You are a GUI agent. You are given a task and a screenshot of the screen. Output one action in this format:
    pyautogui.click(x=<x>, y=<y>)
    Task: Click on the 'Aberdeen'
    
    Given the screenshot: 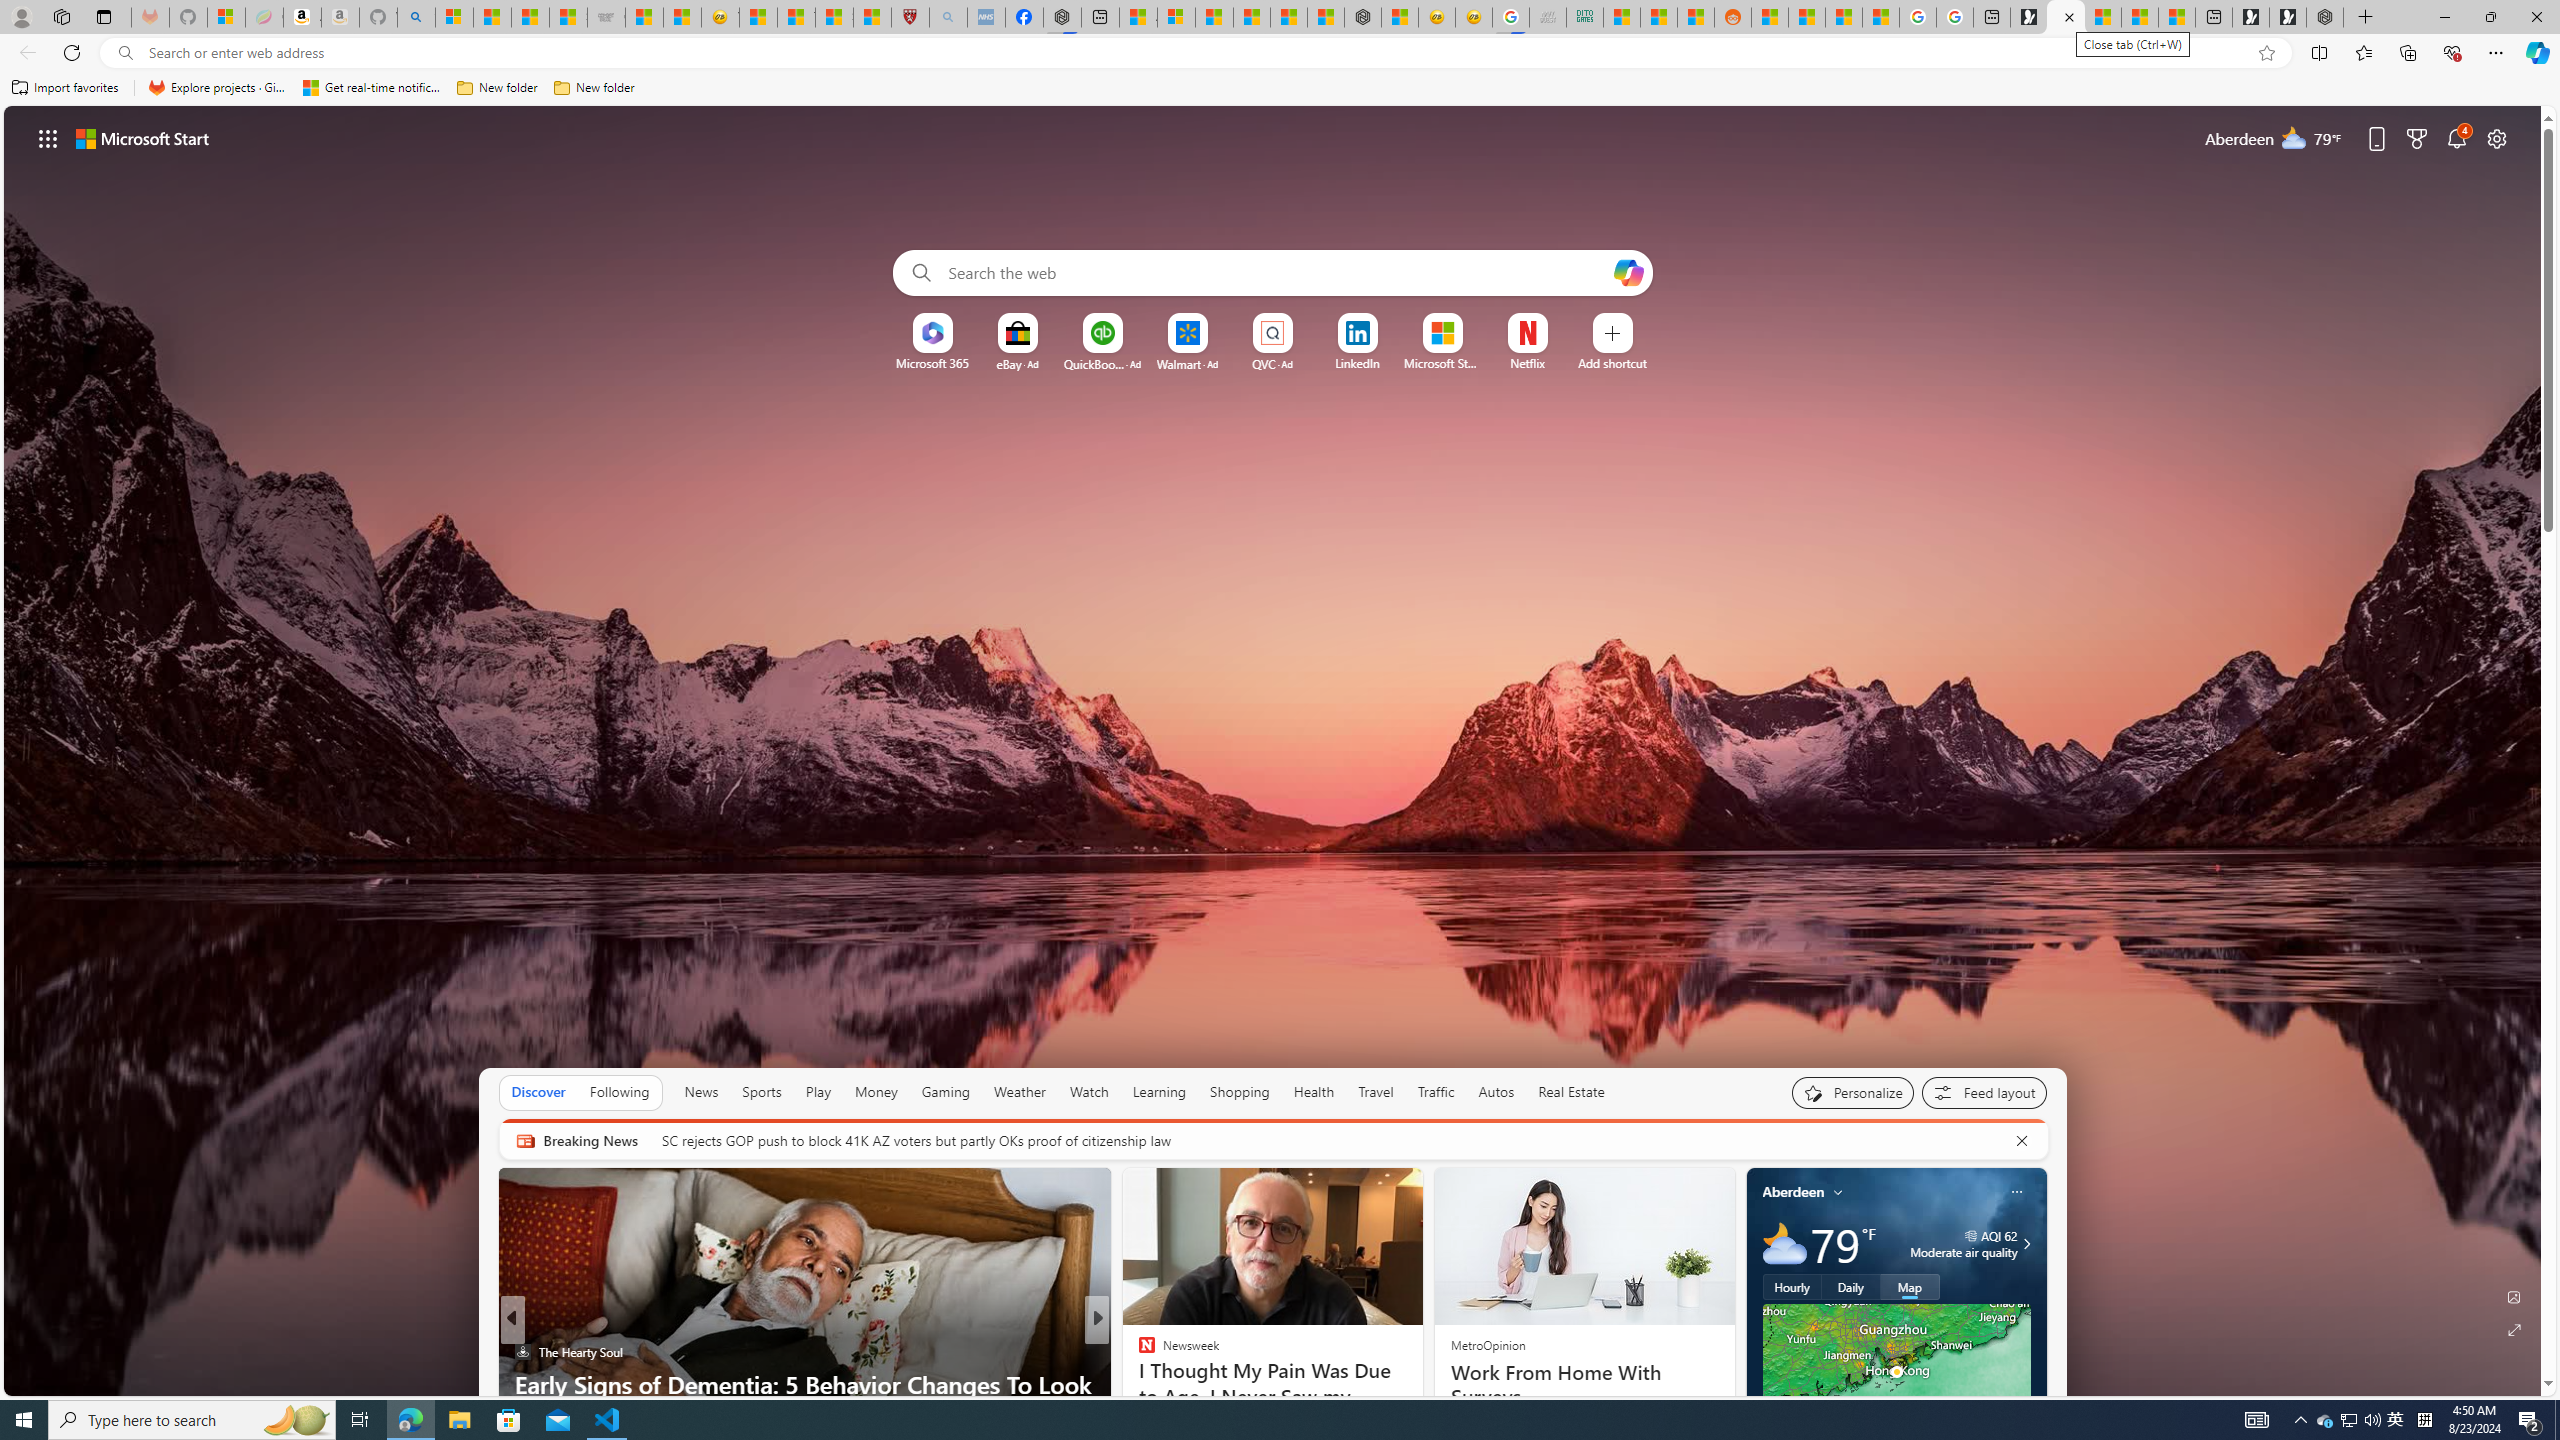 What is the action you would take?
    pyautogui.click(x=1793, y=1191)
    